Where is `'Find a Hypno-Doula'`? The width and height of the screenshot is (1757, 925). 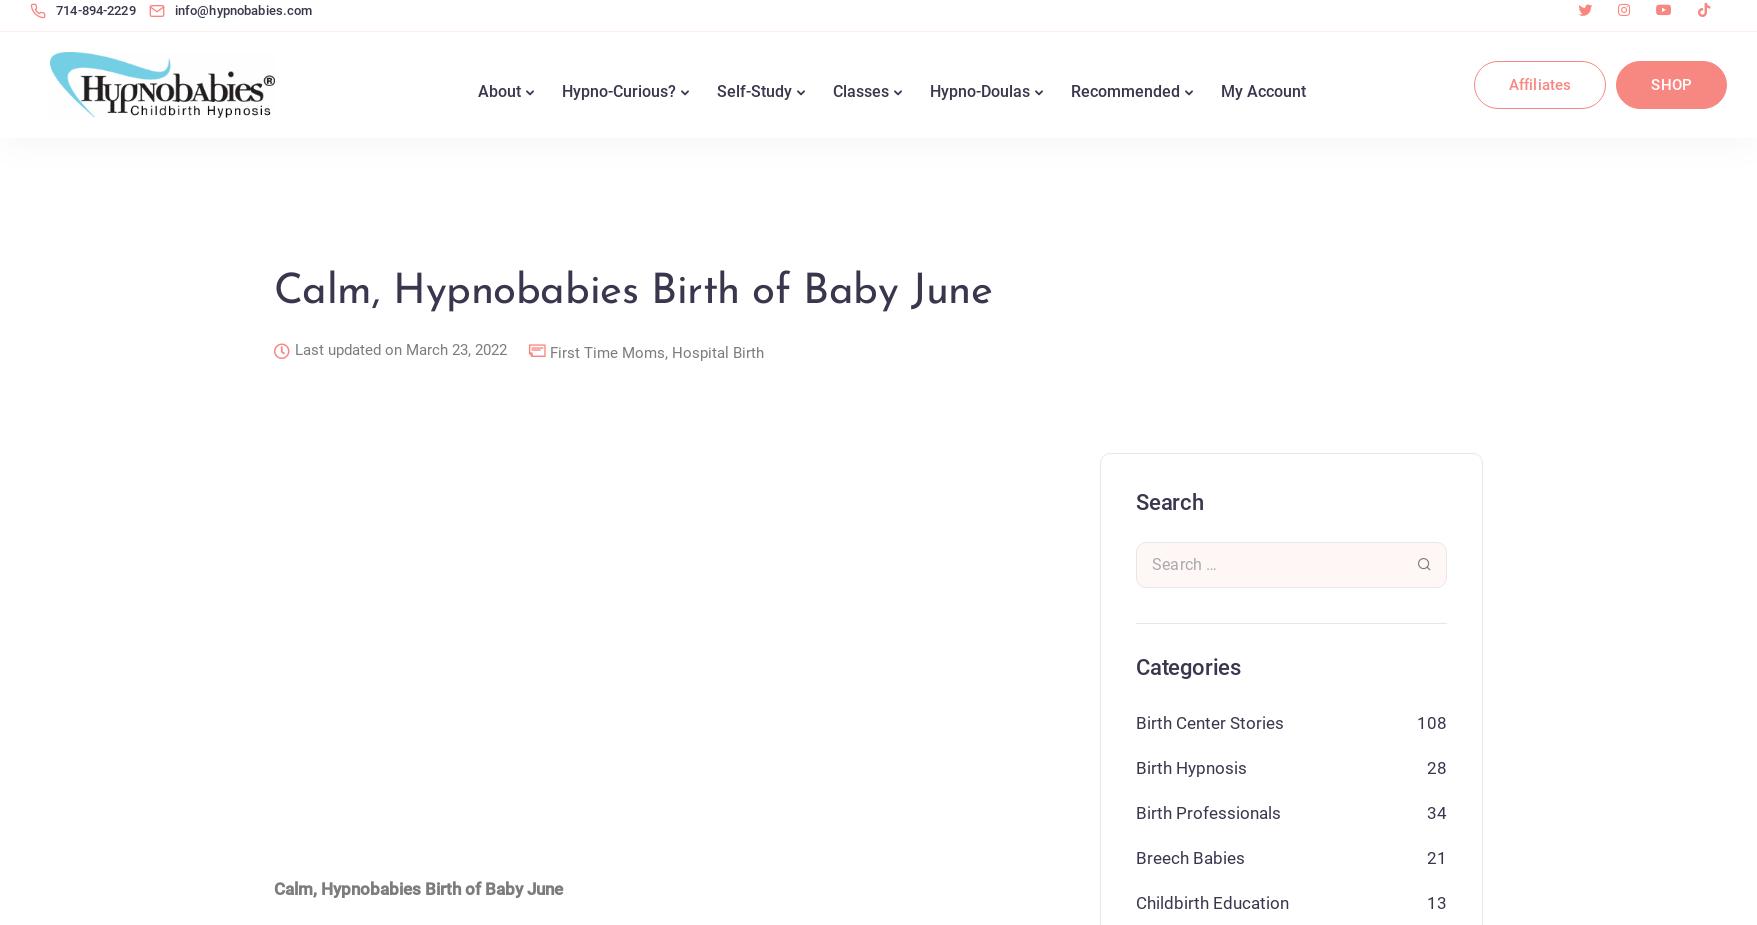
'Find a Hypno-Doula' is located at coordinates (927, 208).